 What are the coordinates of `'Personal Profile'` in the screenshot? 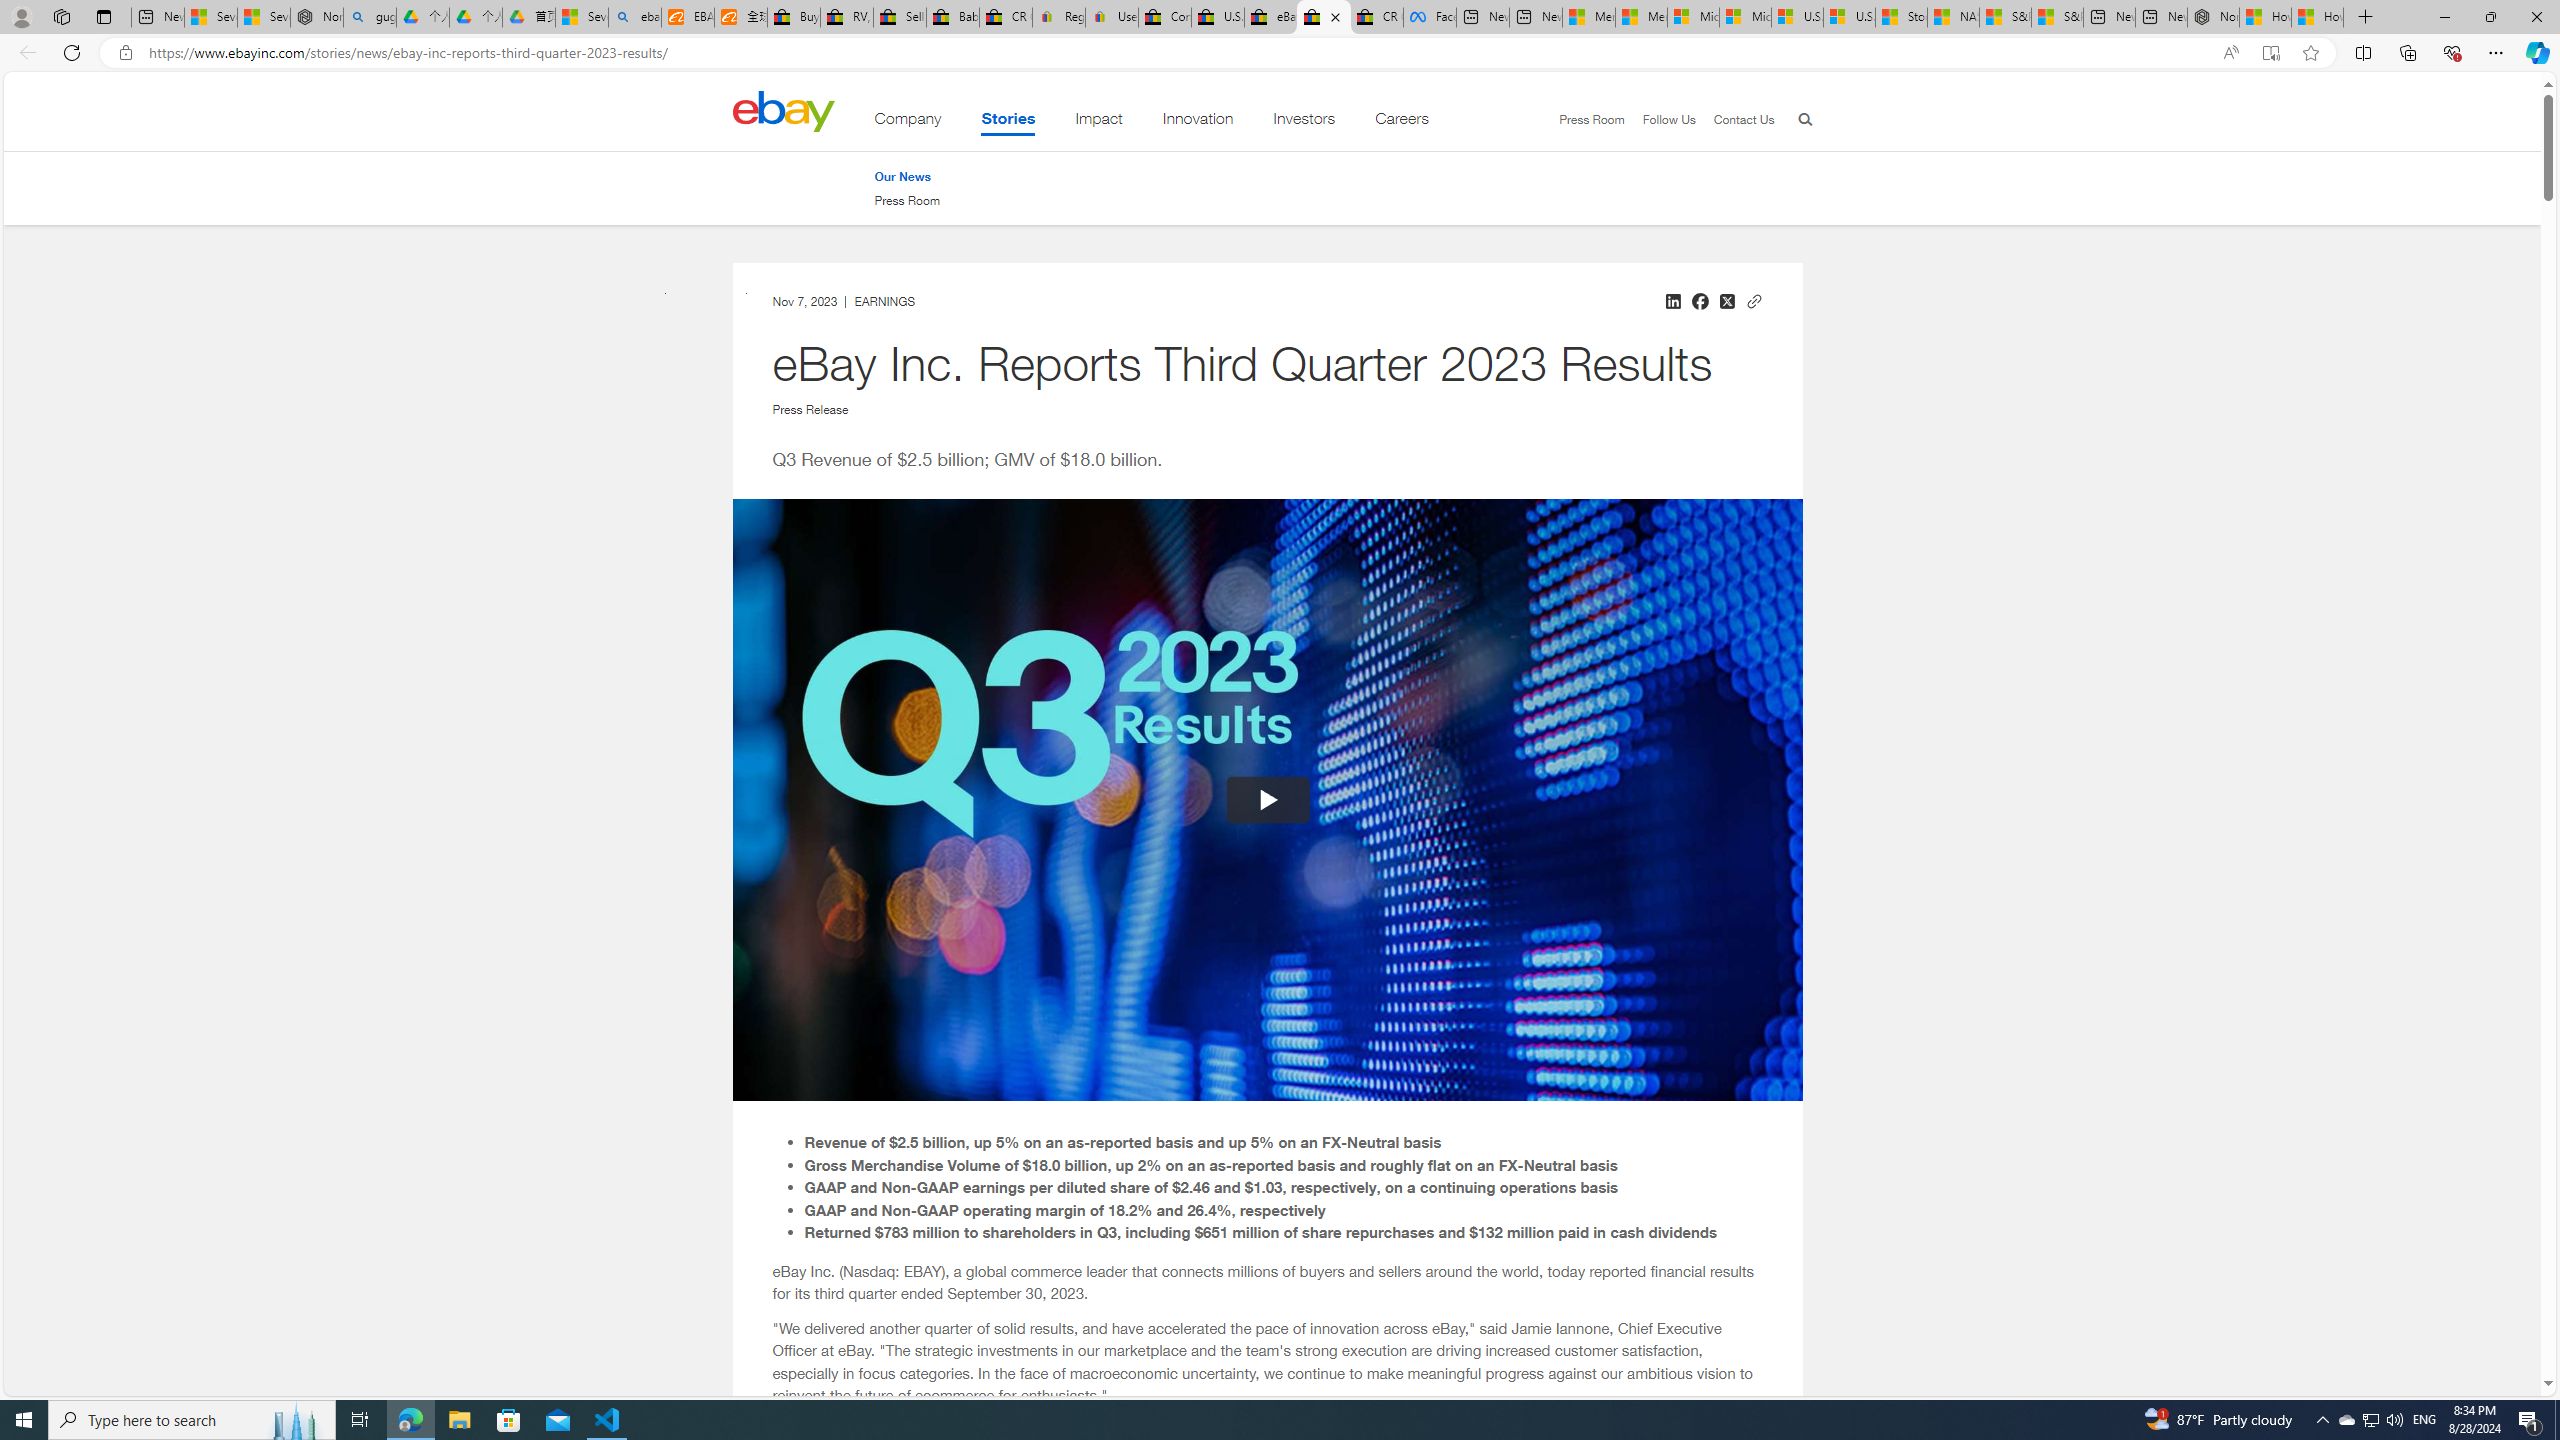 It's located at (20, 16).